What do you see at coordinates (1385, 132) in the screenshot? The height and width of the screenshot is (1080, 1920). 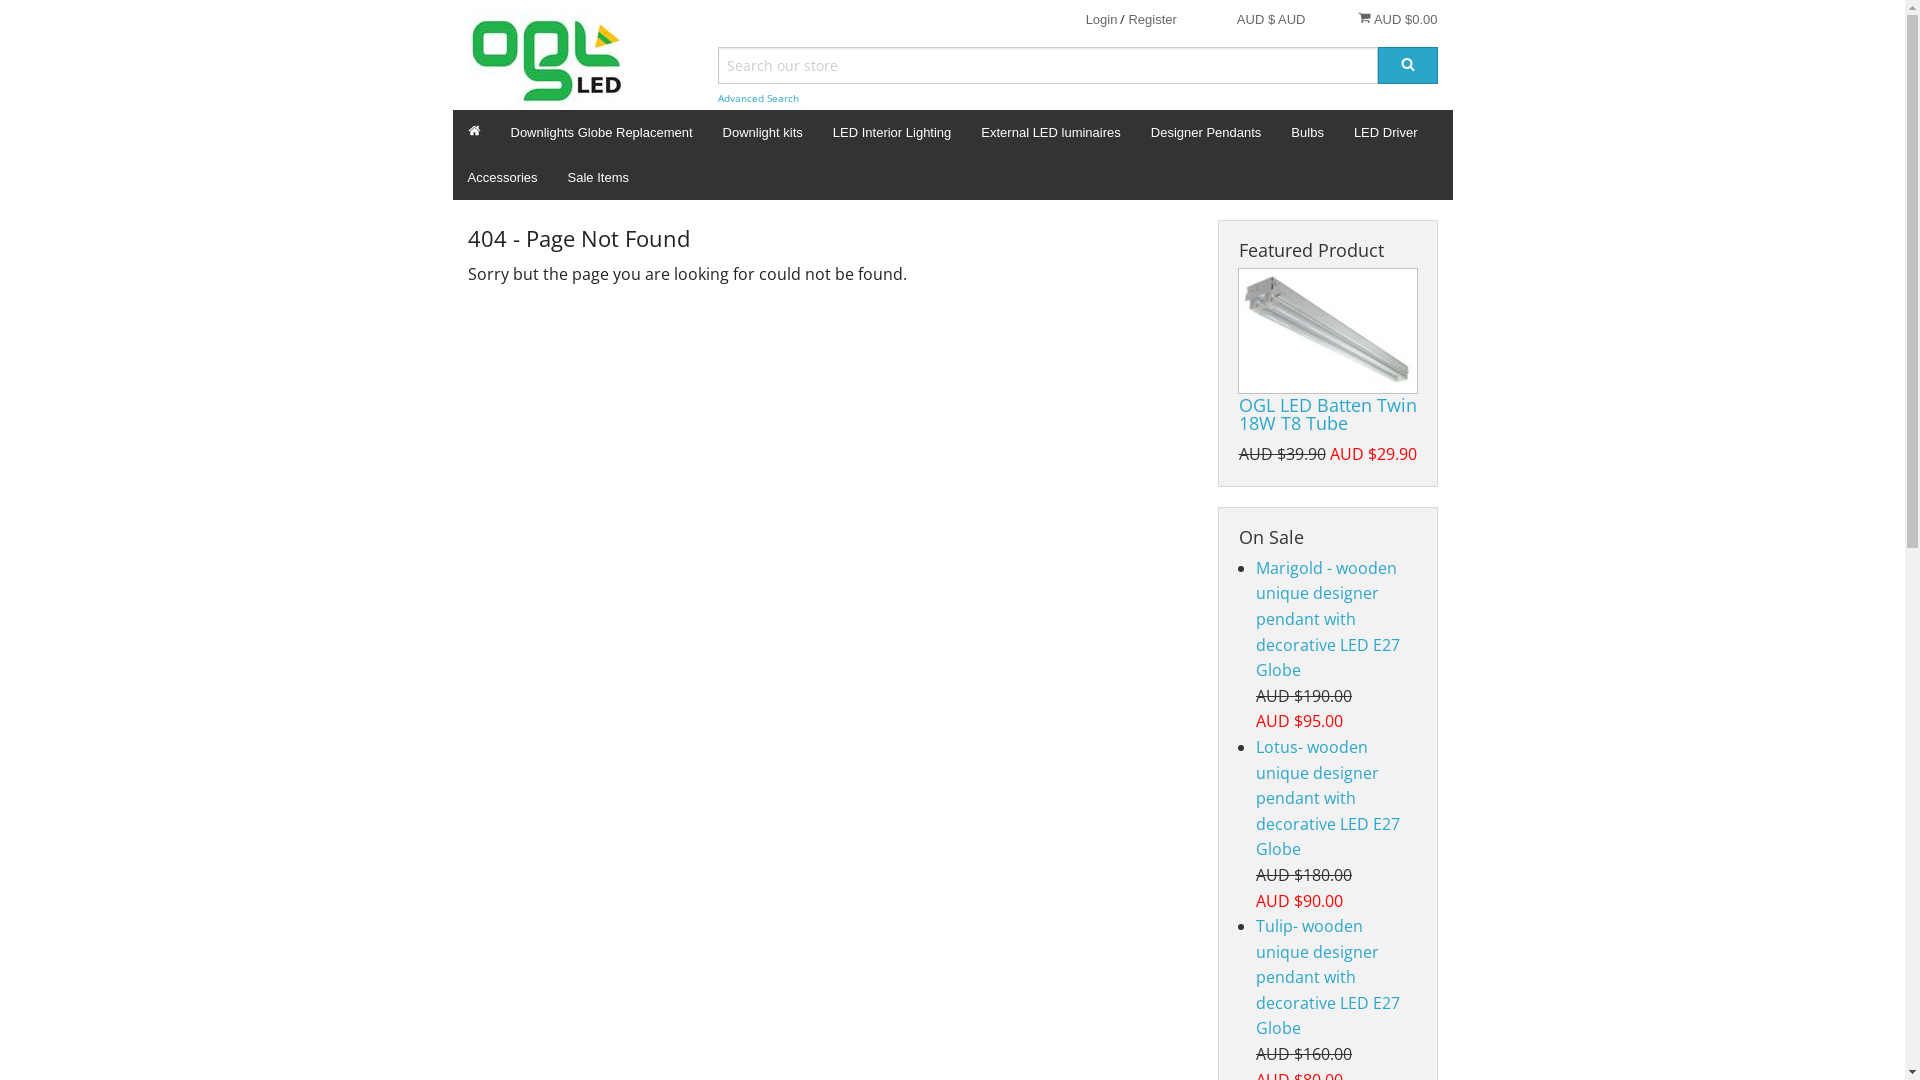 I see `'LED Driver'` at bounding box center [1385, 132].